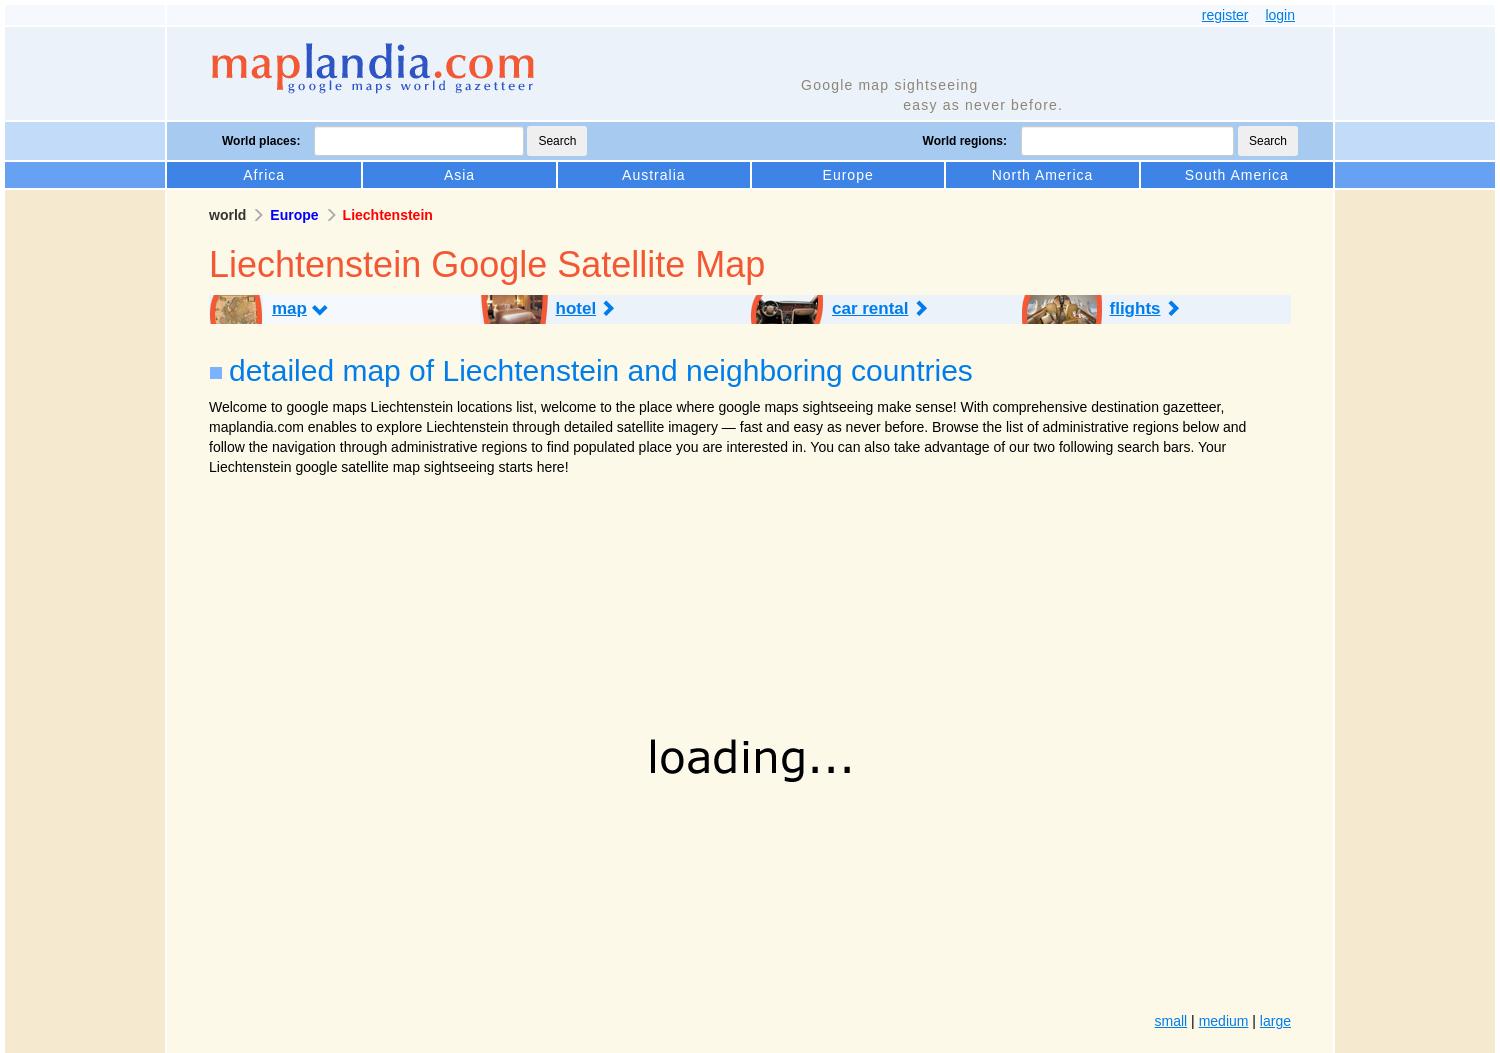  What do you see at coordinates (726, 435) in the screenshot?
I see `'Welcome to google maps Liechtenstein locations list, welcome to the place where google maps sightseeing make sense! With comprehensive destination gazetteer, maplandia.com enables to explore Liechtenstein through detailed satellite imagery — fast and easy as never before. Browse the list of administrative regions below and follow the navigation through administrative regions to find populated place you are interested in. You can also take advantage of our two following search bars. Your Liechtenstein google satellite map sightseeing starts here!'` at bounding box center [726, 435].